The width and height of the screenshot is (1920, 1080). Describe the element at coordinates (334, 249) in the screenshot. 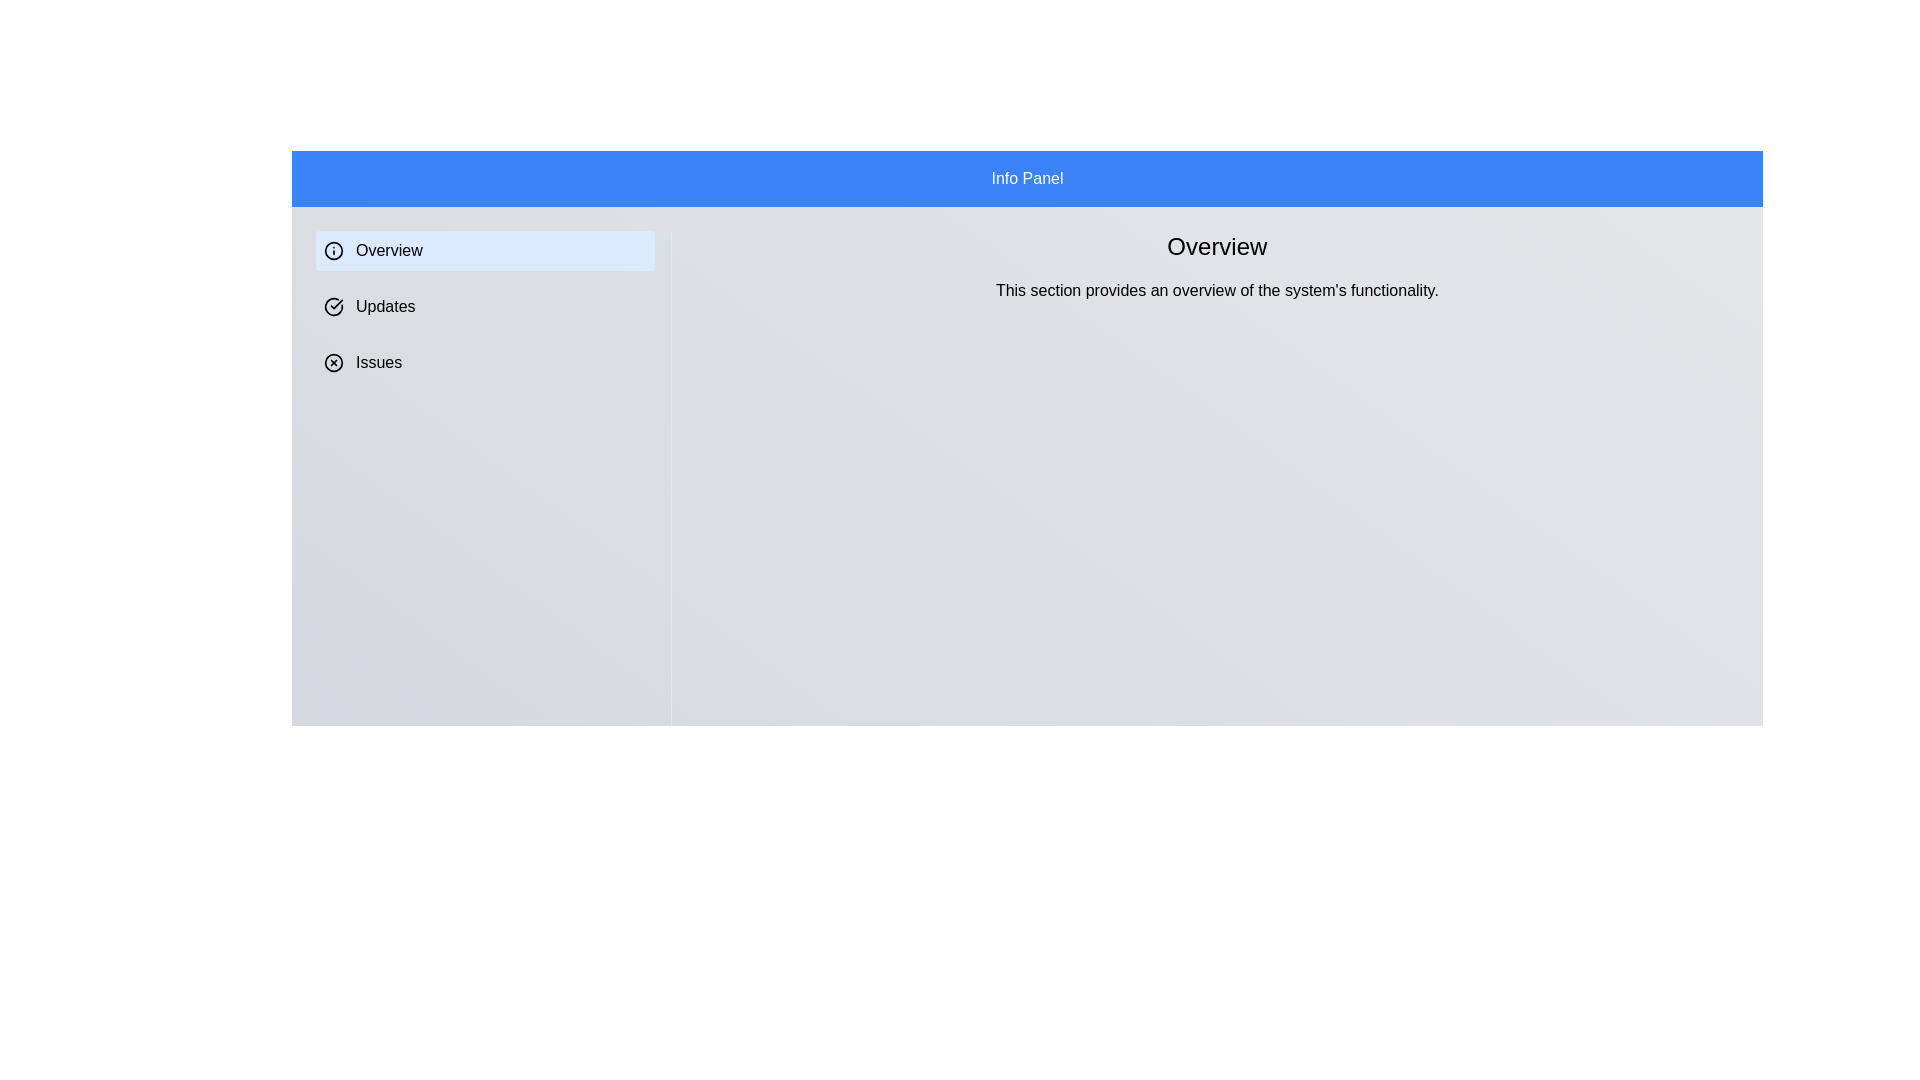

I see `the icon for the Overview section` at that location.